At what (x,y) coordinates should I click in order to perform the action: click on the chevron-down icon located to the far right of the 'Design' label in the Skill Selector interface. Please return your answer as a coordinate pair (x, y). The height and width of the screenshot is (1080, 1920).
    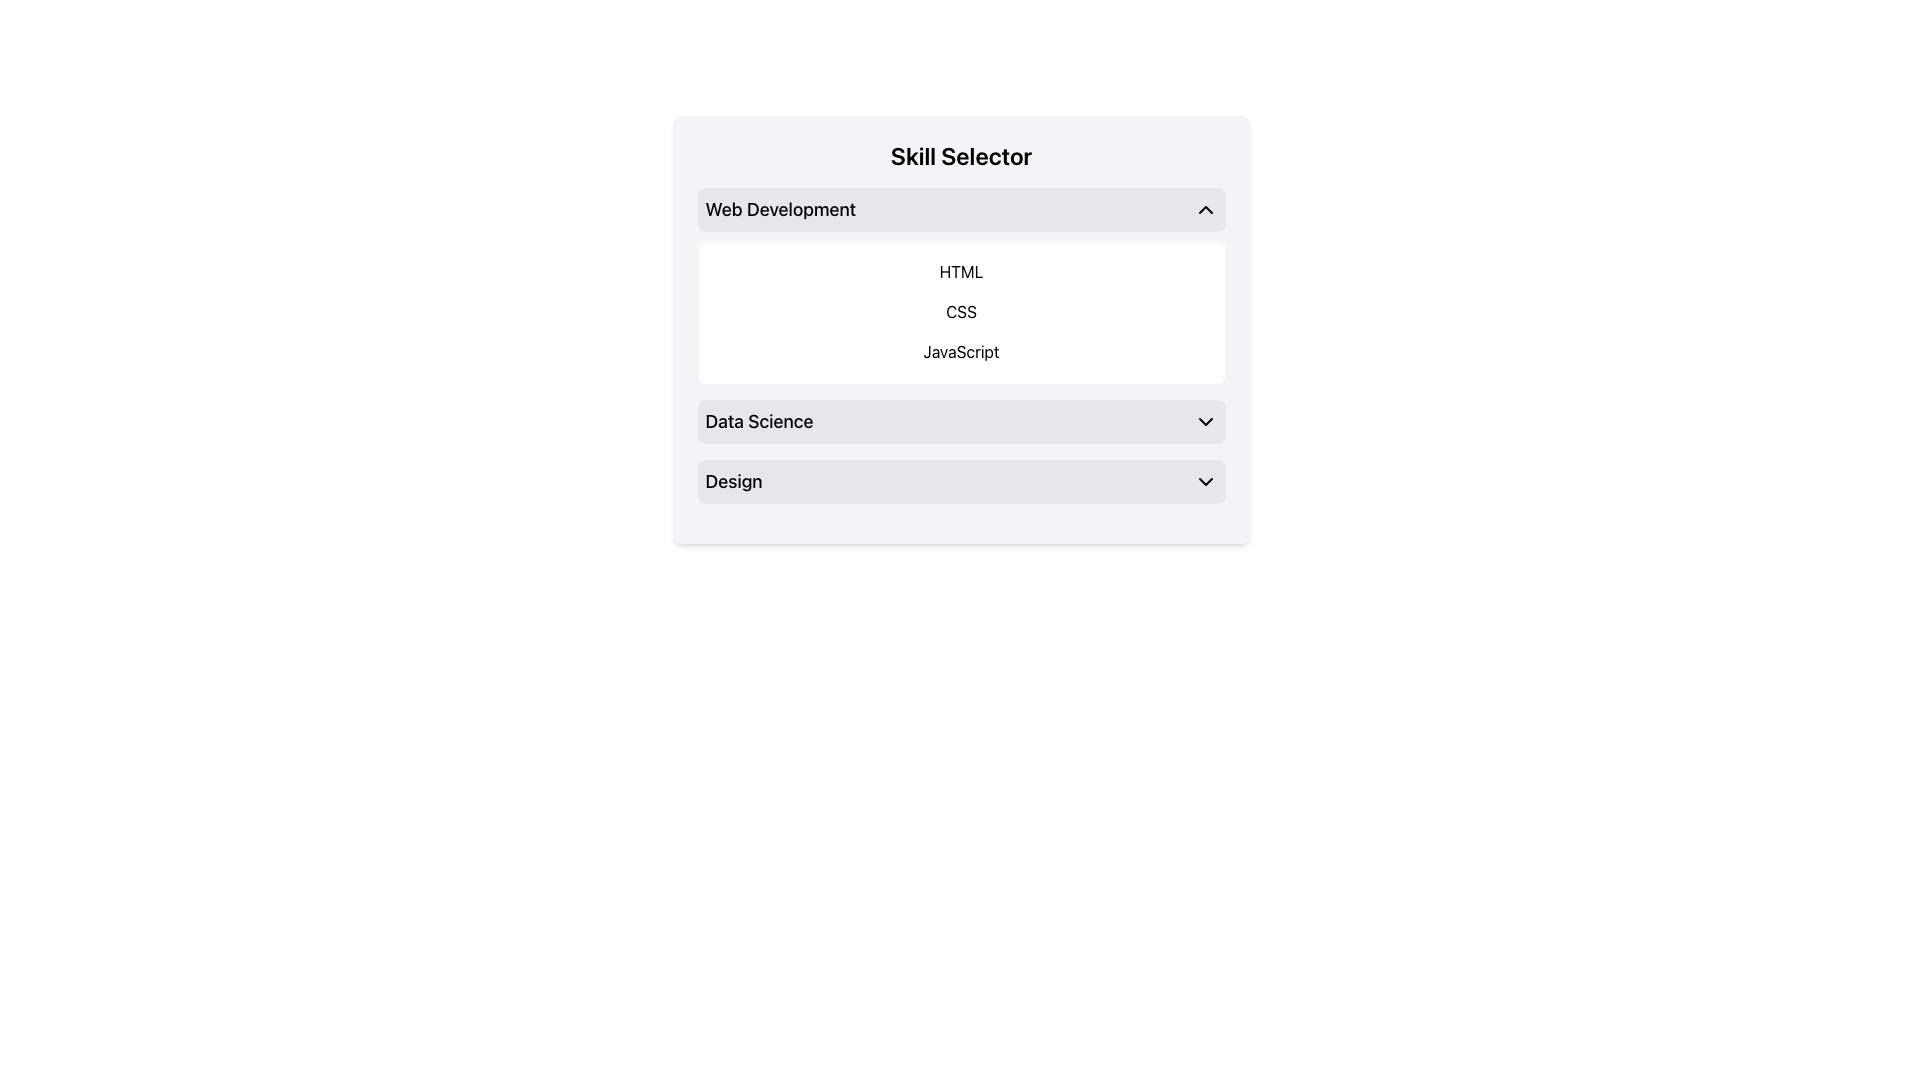
    Looking at the image, I should click on (1204, 482).